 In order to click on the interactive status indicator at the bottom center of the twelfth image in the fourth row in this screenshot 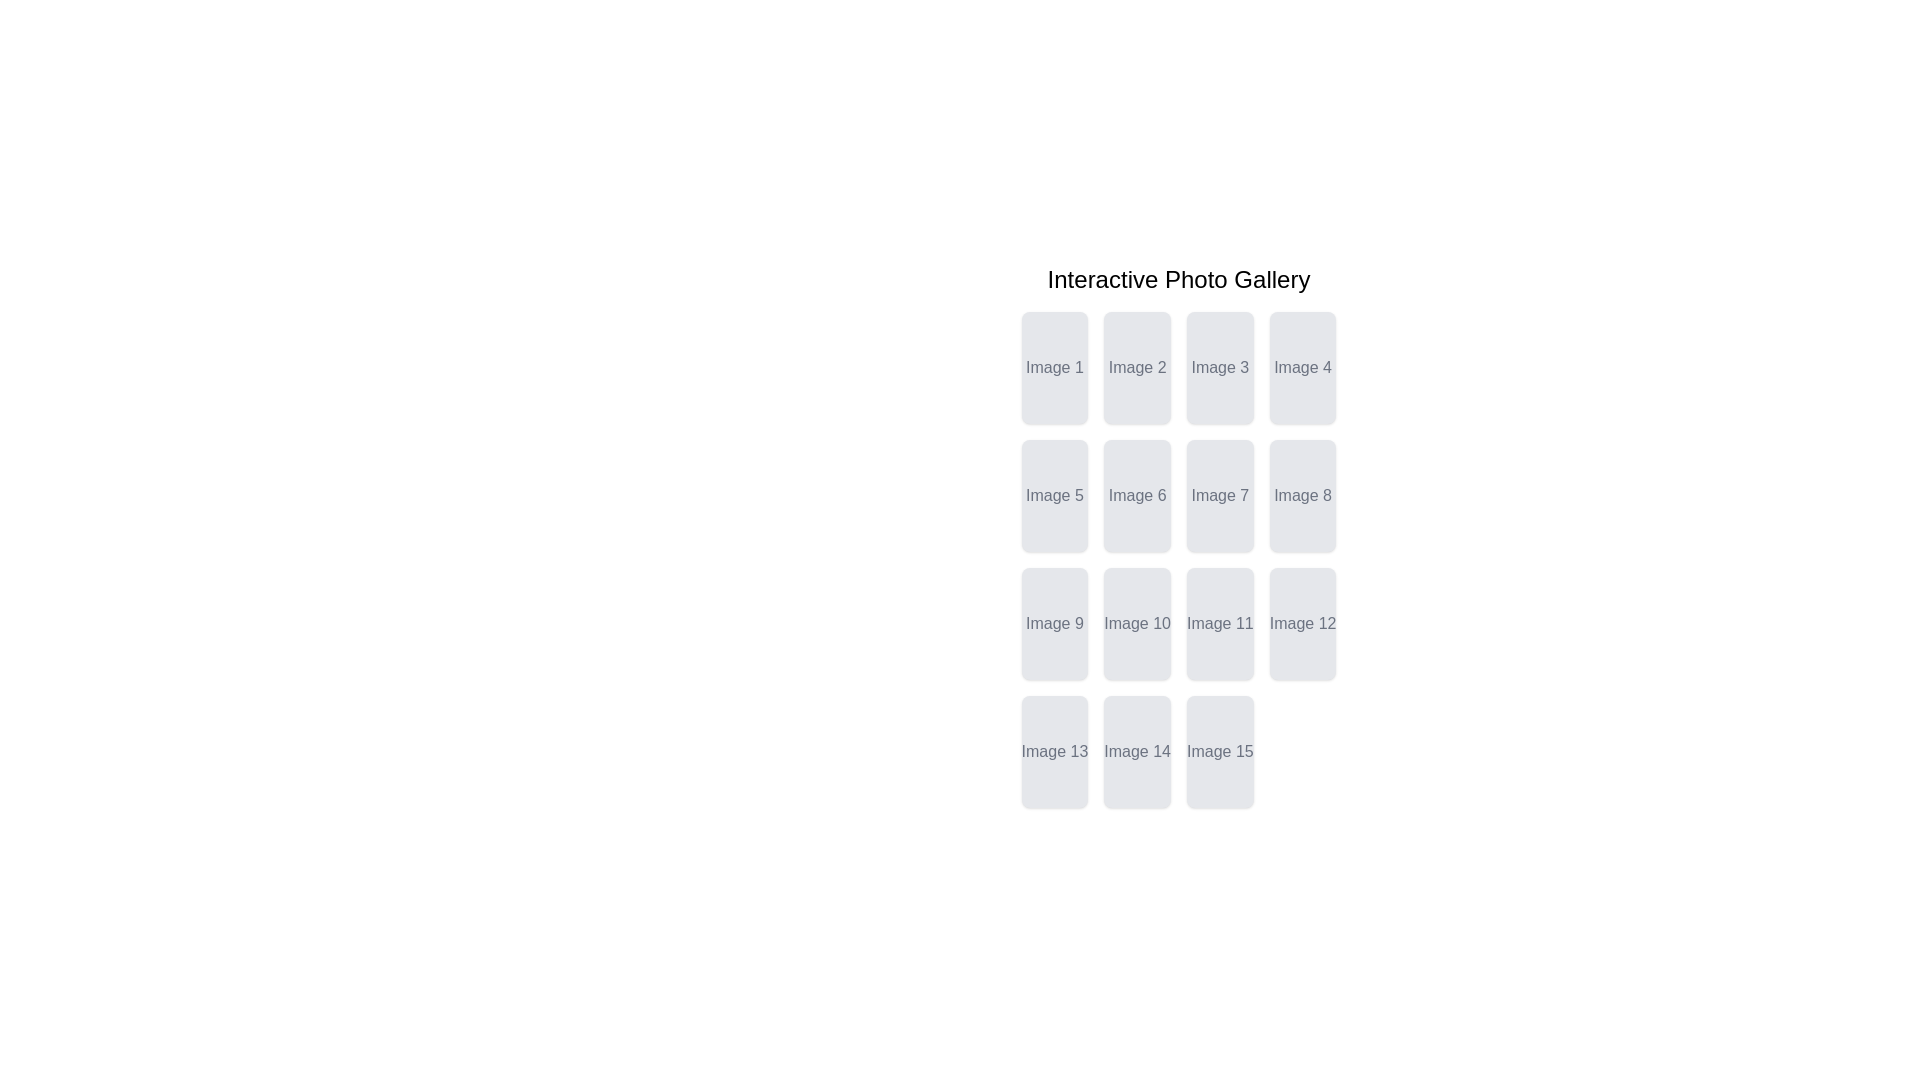, I will do `click(1303, 640)`.